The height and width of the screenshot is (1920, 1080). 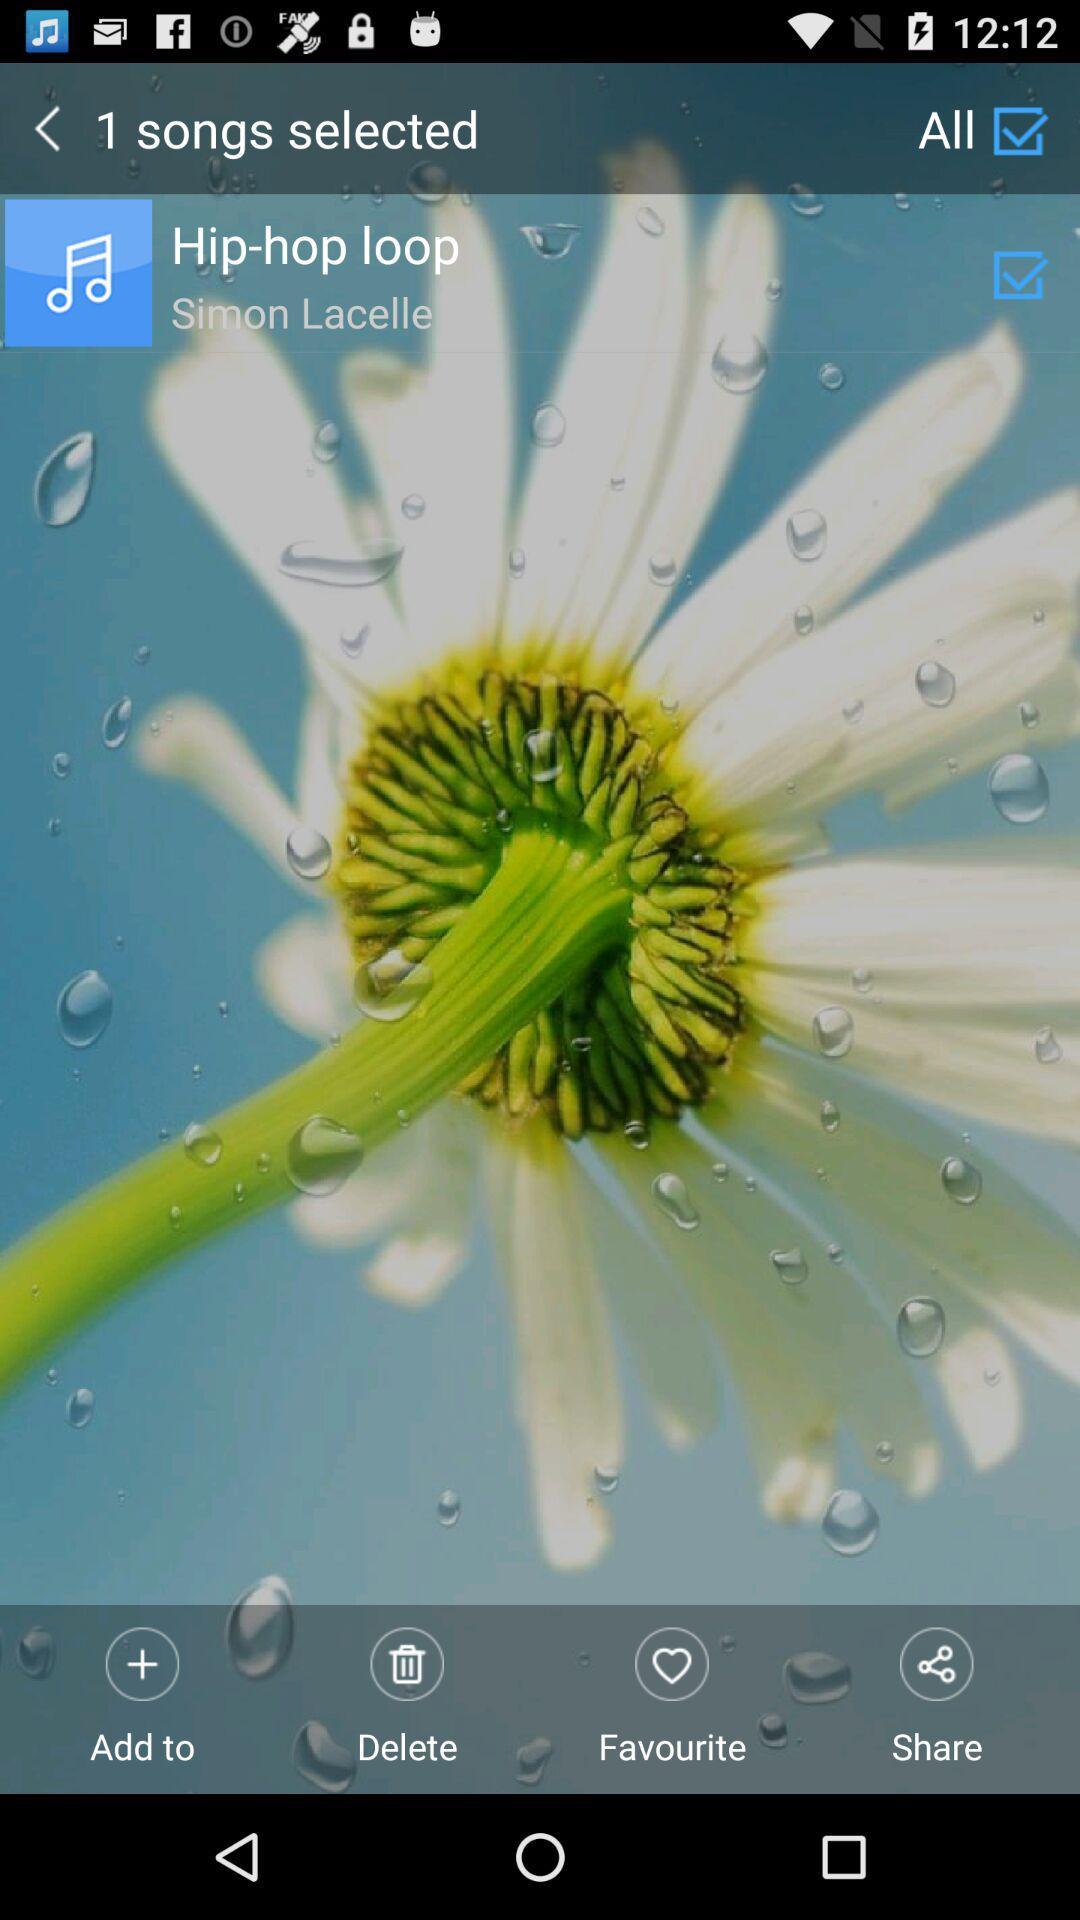 I want to click on the add to item, so click(x=141, y=1698).